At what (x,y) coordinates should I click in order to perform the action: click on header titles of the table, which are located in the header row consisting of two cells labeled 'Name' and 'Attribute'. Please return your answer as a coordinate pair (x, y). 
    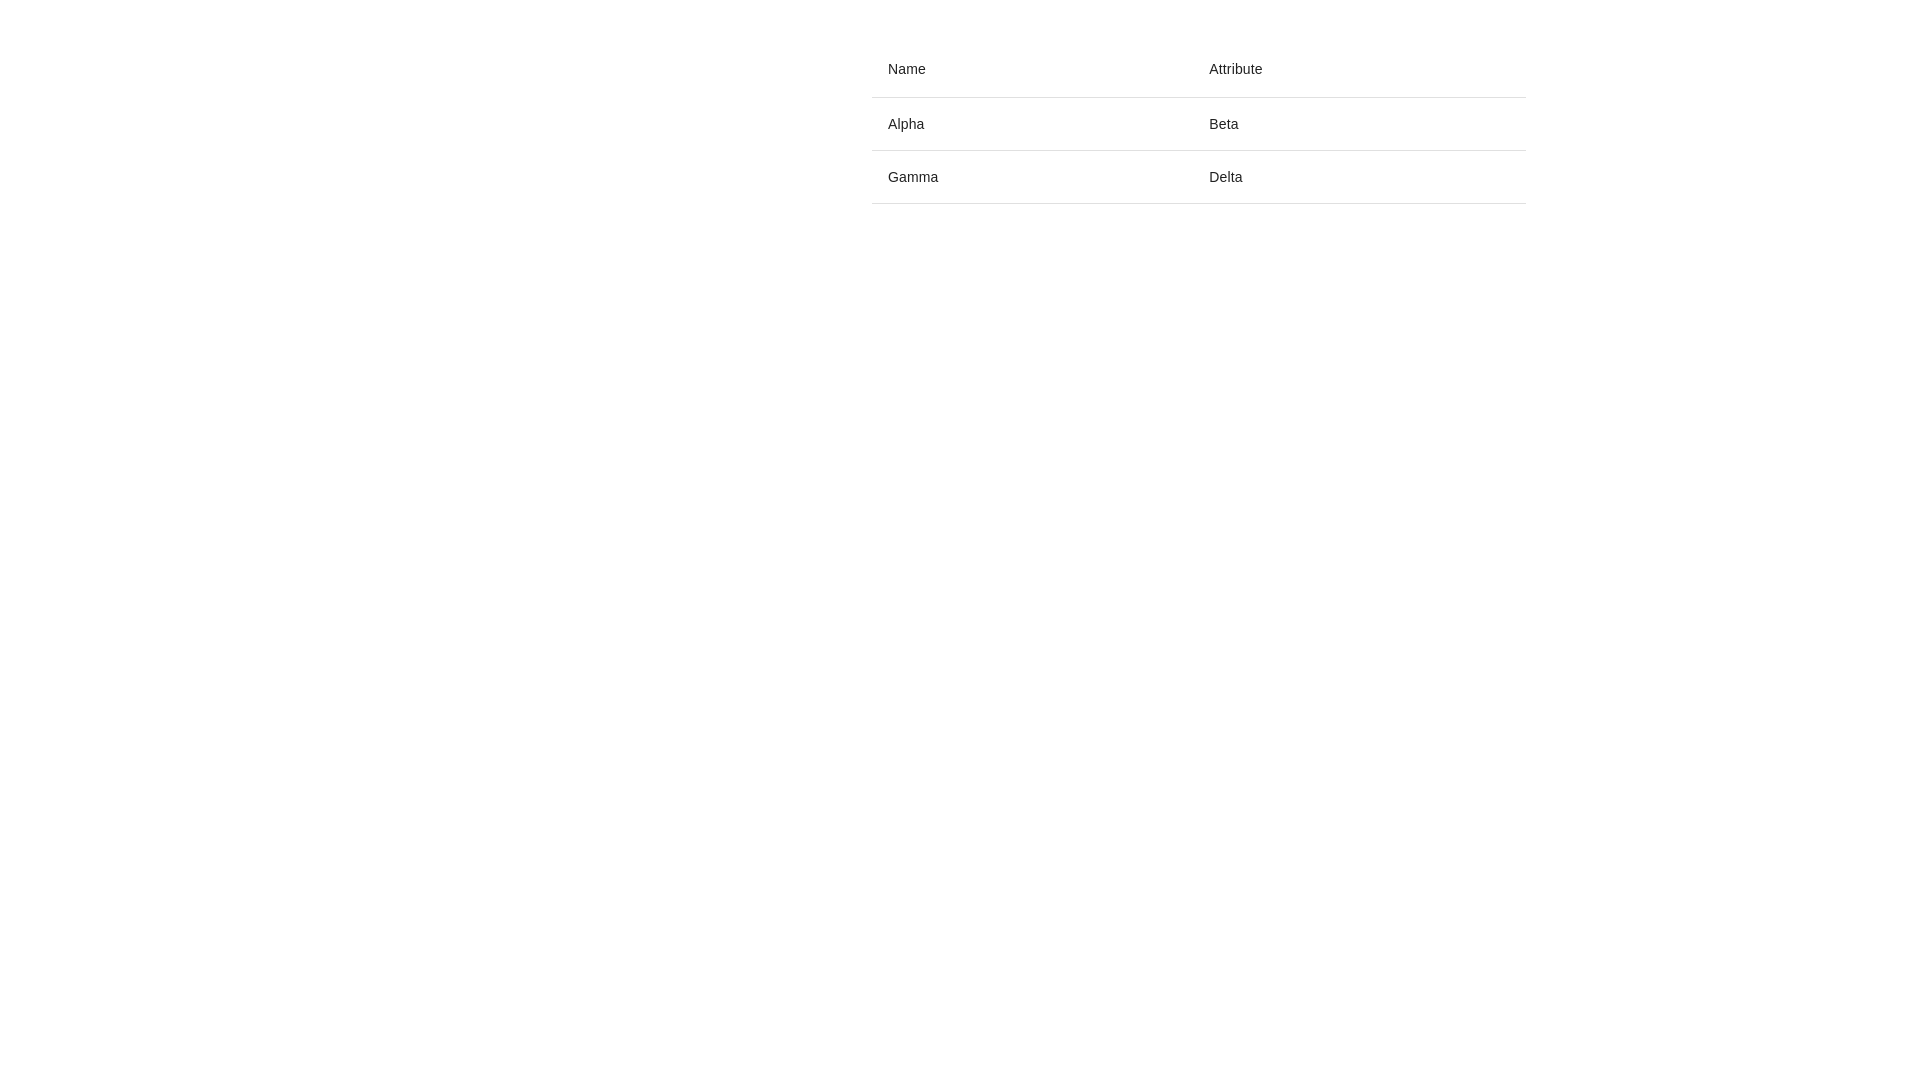
    Looking at the image, I should click on (1199, 68).